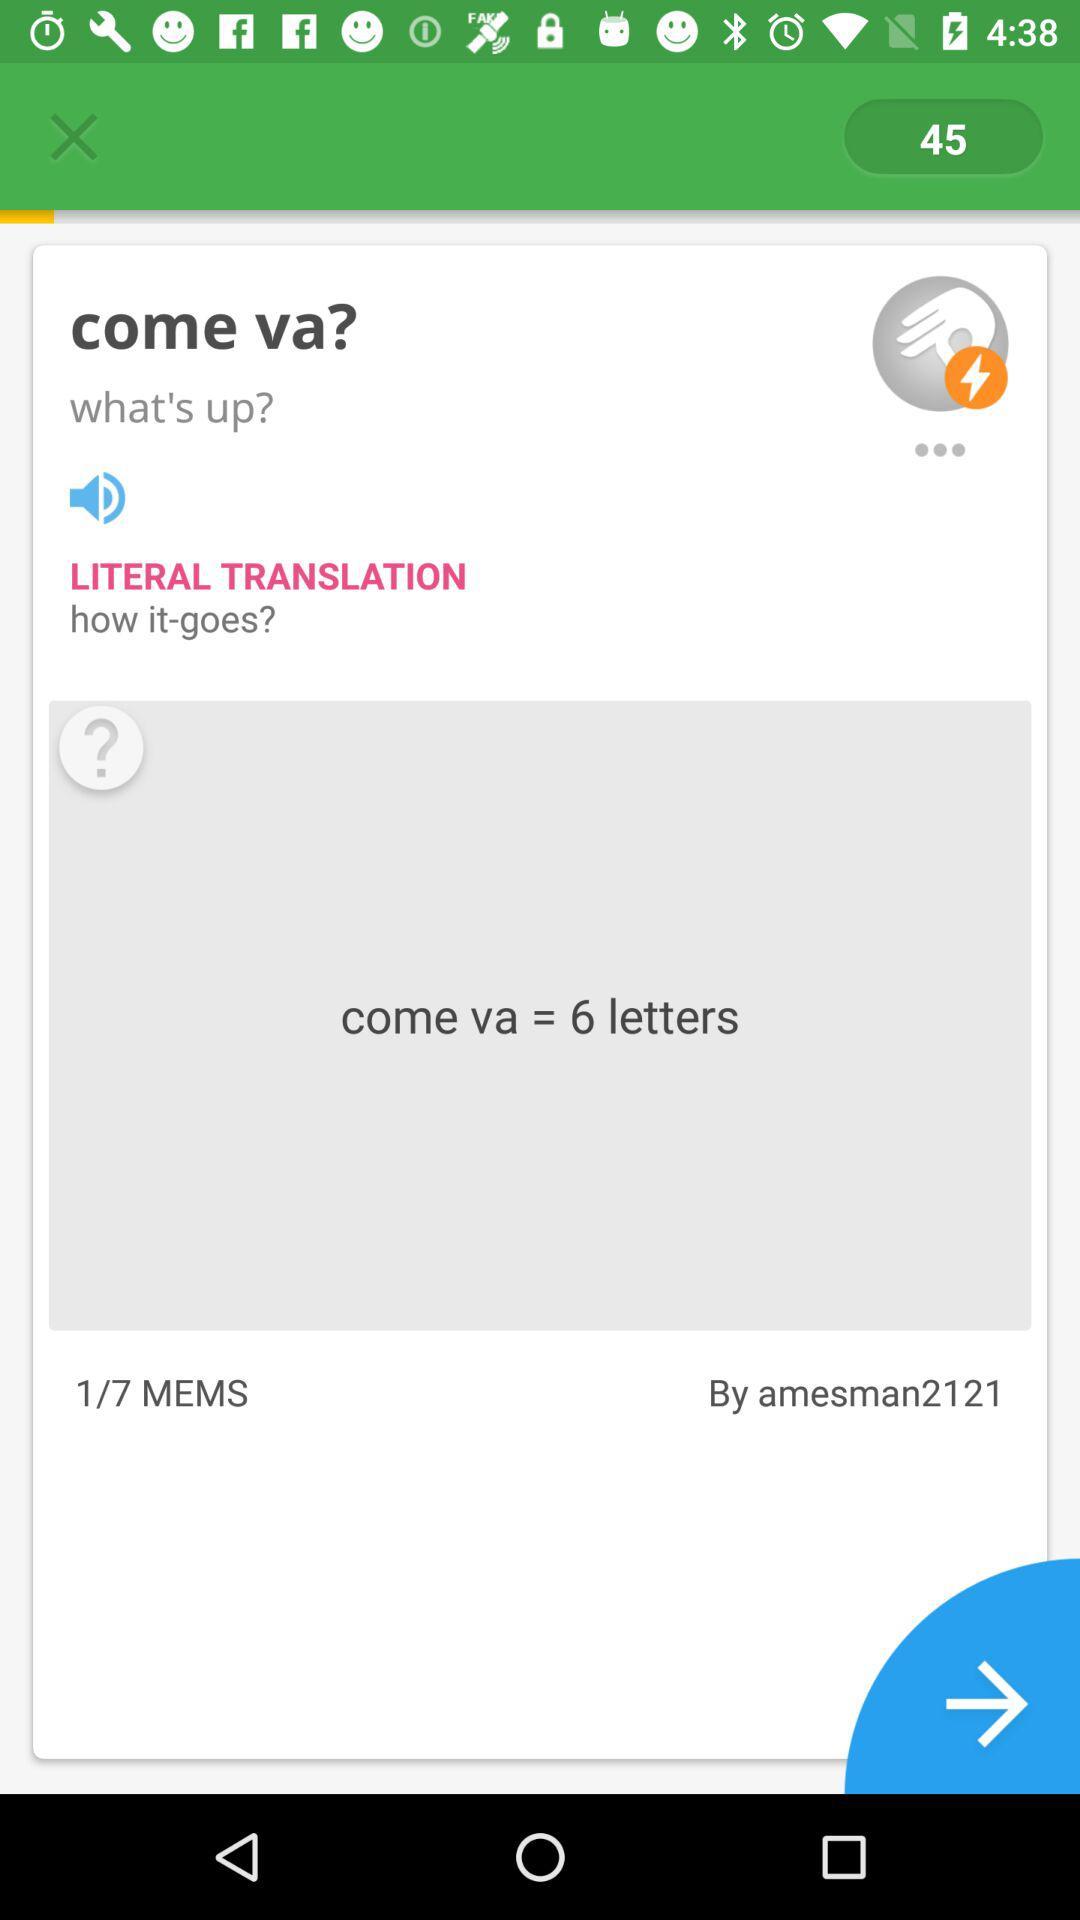 The width and height of the screenshot is (1080, 1920). I want to click on search, so click(940, 449).